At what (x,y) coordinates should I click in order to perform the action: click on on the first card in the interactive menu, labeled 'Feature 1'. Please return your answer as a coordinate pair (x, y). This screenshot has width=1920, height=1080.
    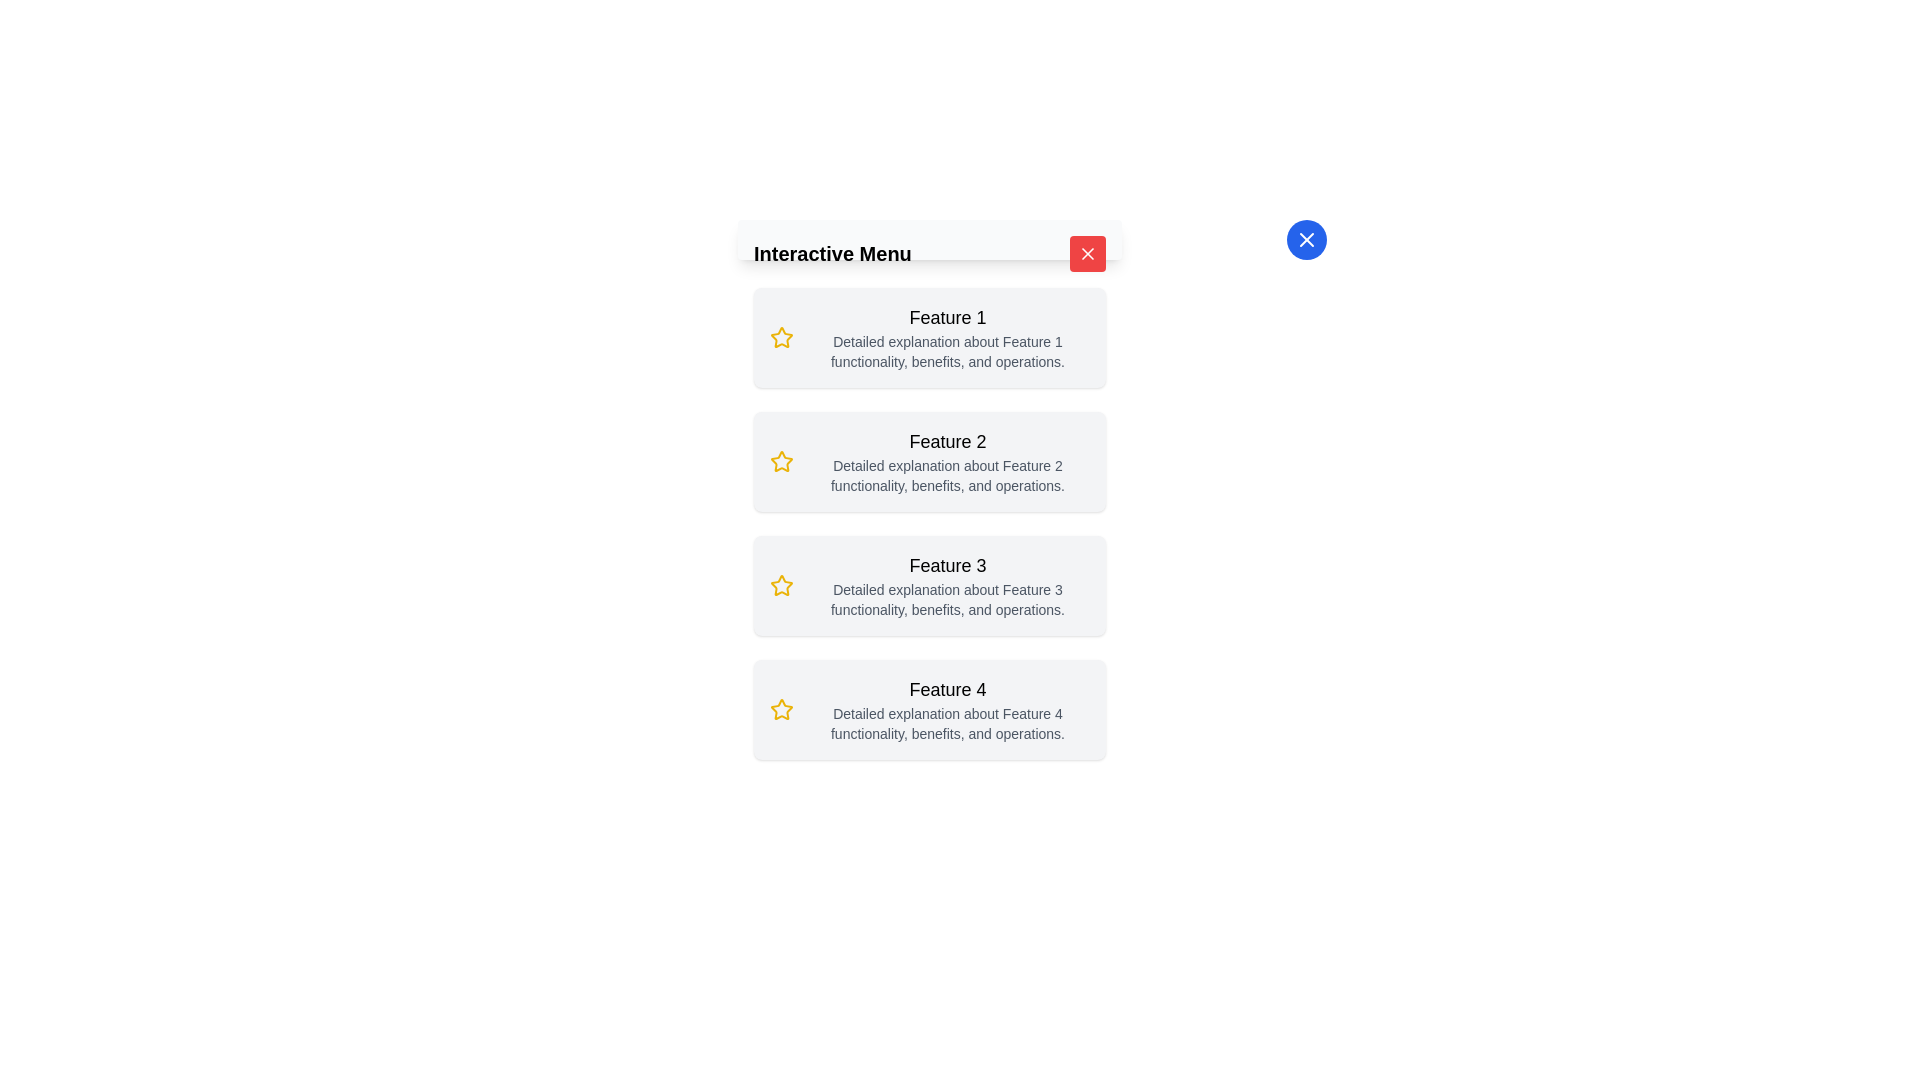
    Looking at the image, I should click on (929, 337).